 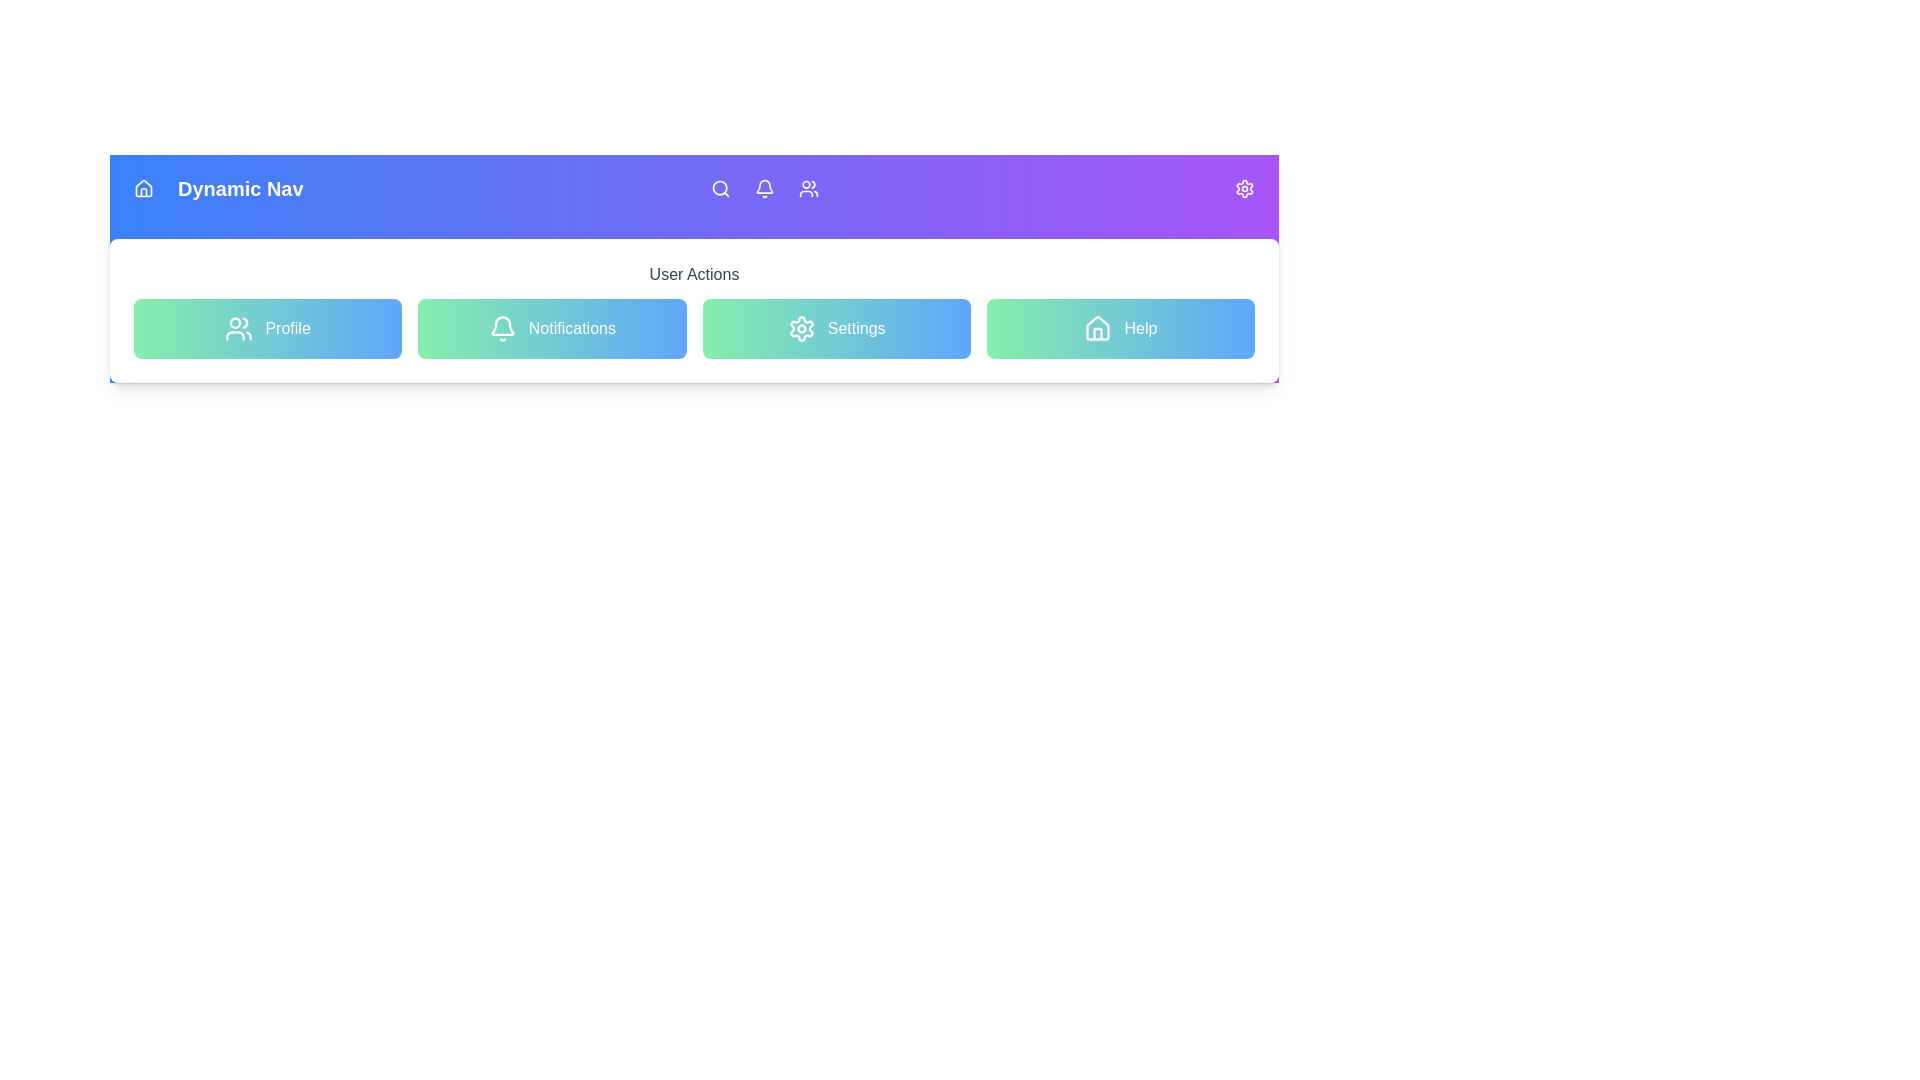 I want to click on the Profile button in the AdvancedNavBar component, so click(x=267, y=327).